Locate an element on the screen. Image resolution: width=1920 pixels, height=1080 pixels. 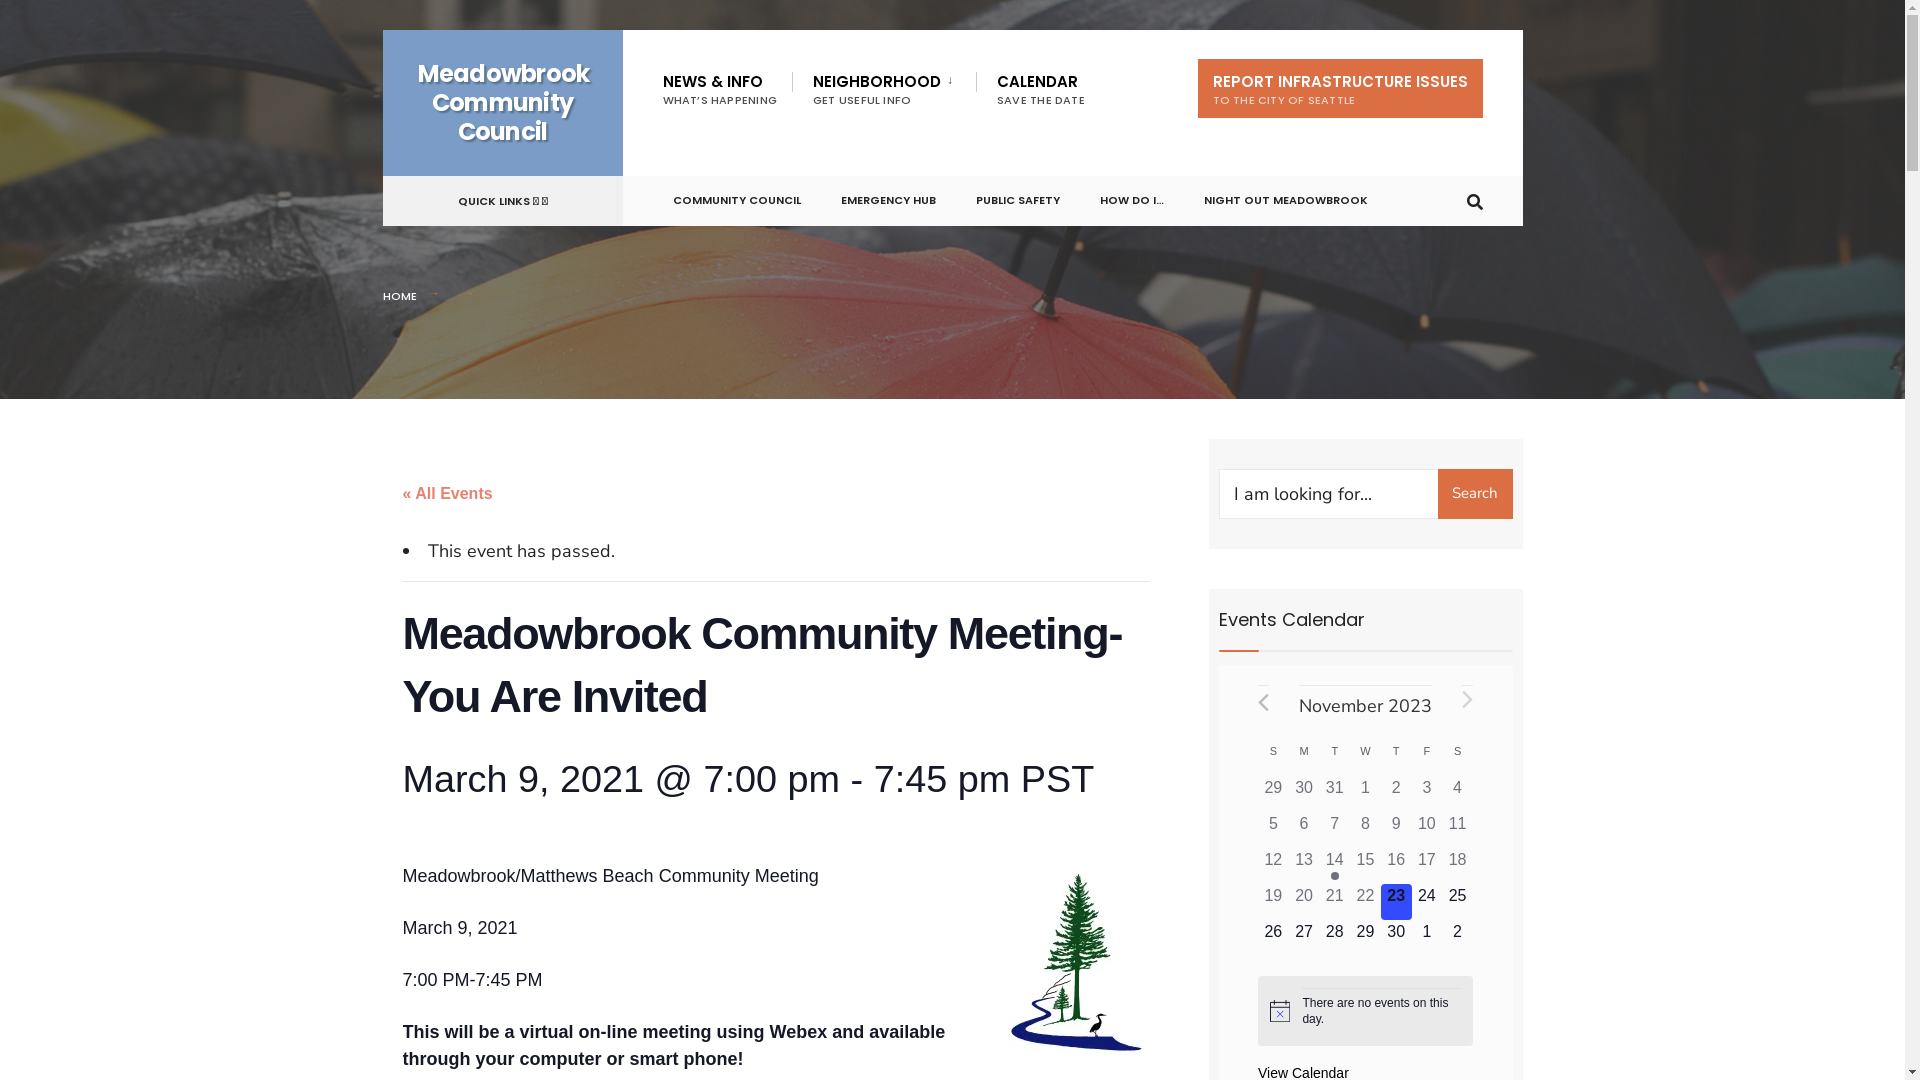
'REPORT INFRASTRUCTURE ISSUES is located at coordinates (1340, 87).